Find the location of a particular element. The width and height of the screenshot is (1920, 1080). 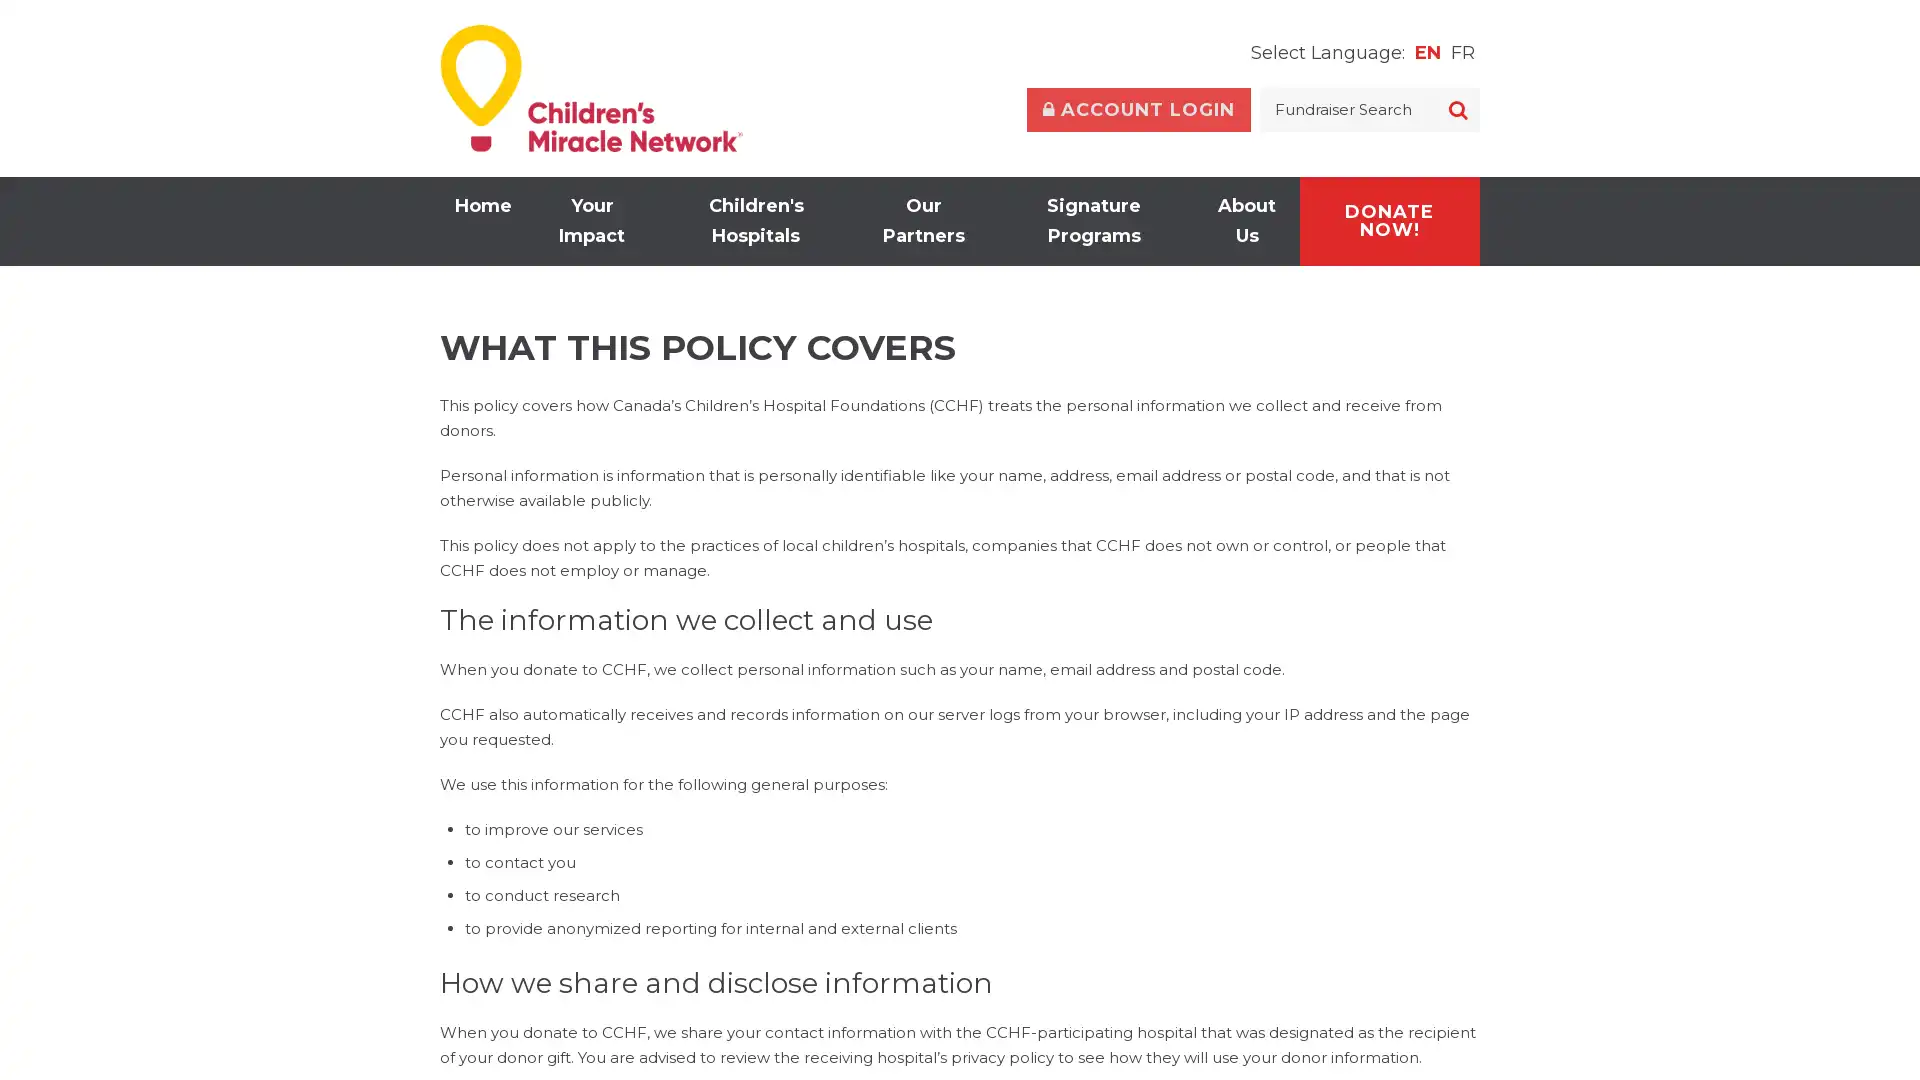

Toggle Account Login Form is located at coordinates (1147, 108).